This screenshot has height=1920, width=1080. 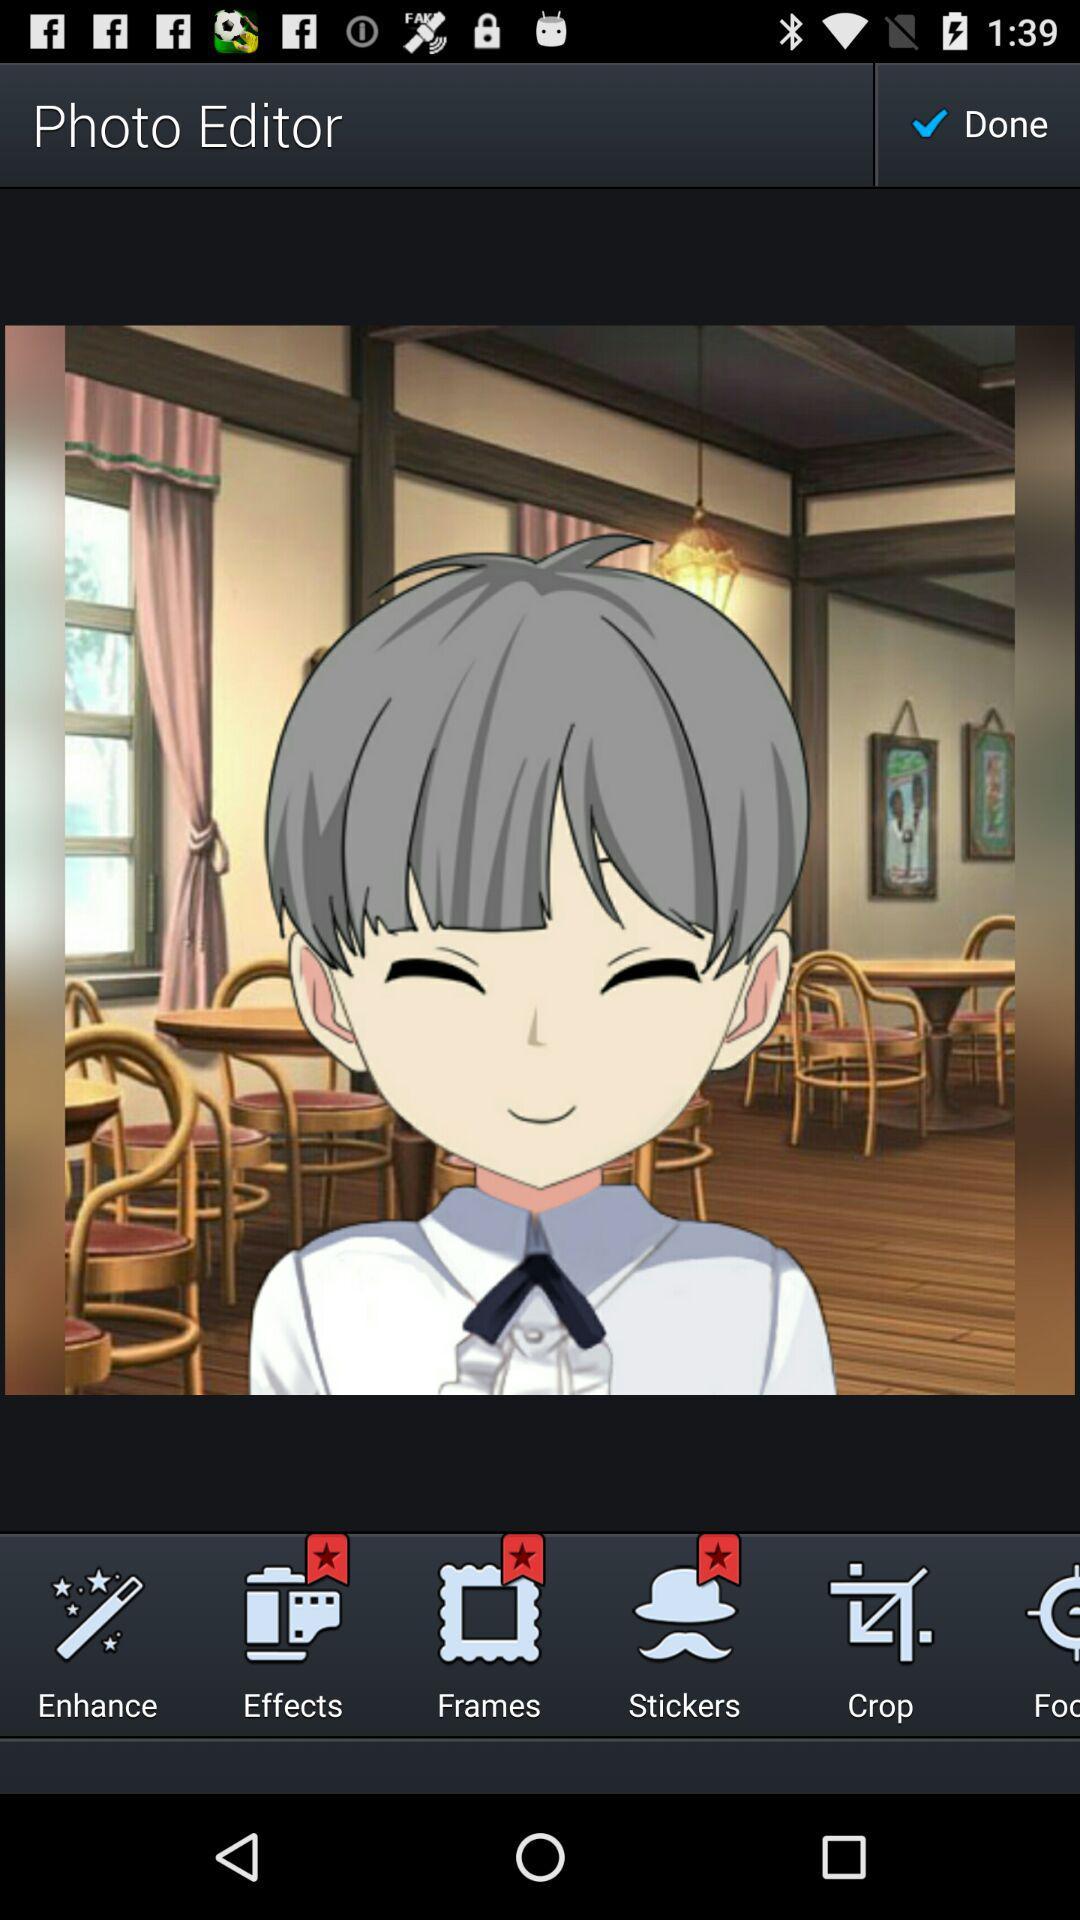 What do you see at coordinates (97, 1607) in the screenshot?
I see `the icon above enhance` at bounding box center [97, 1607].